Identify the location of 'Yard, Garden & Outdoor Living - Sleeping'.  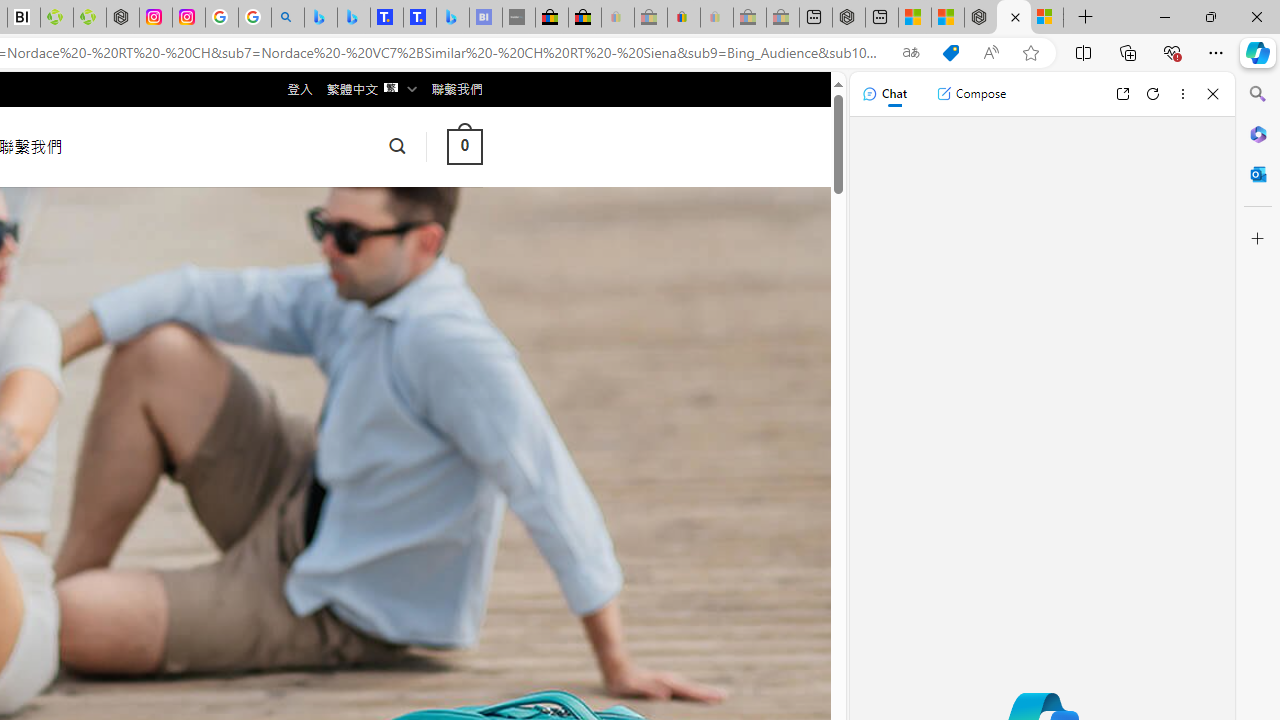
(781, 17).